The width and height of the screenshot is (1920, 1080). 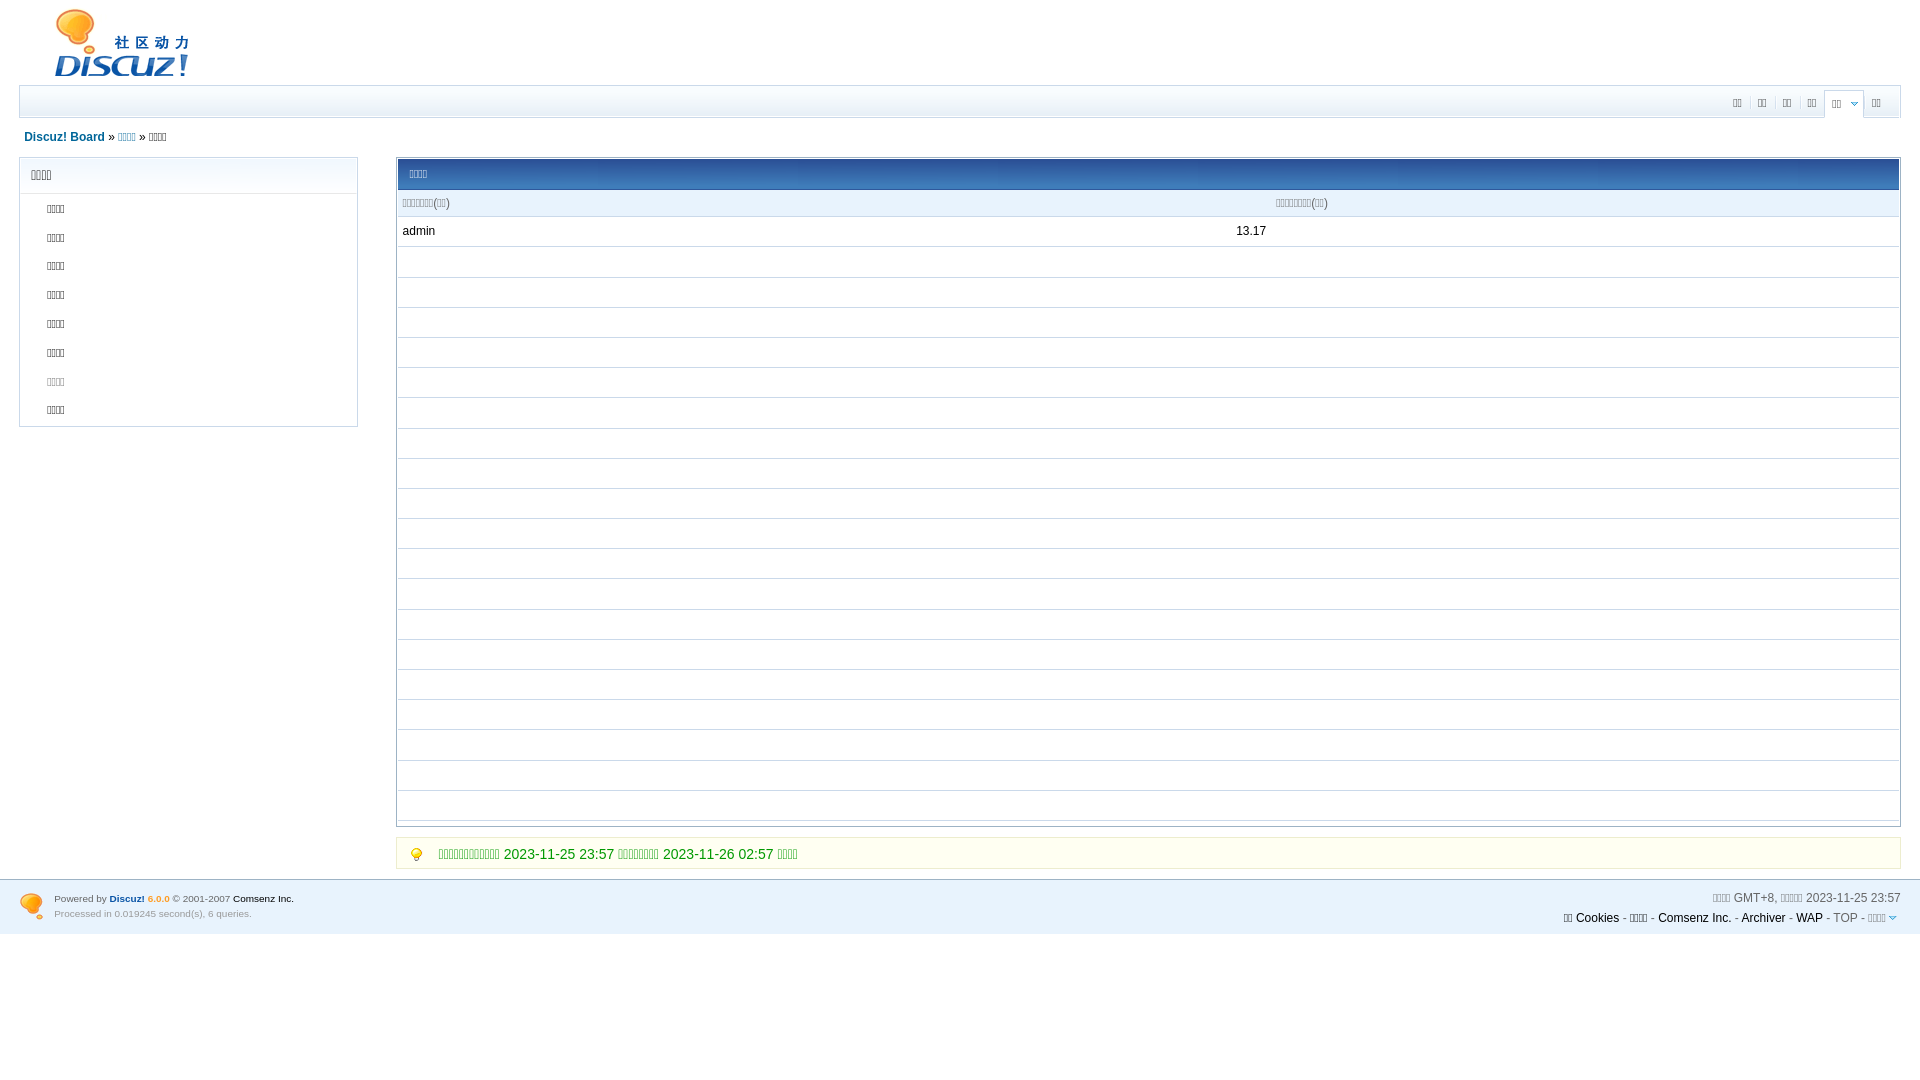 What do you see at coordinates (1843, 917) in the screenshot?
I see `'TOP'` at bounding box center [1843, 917].